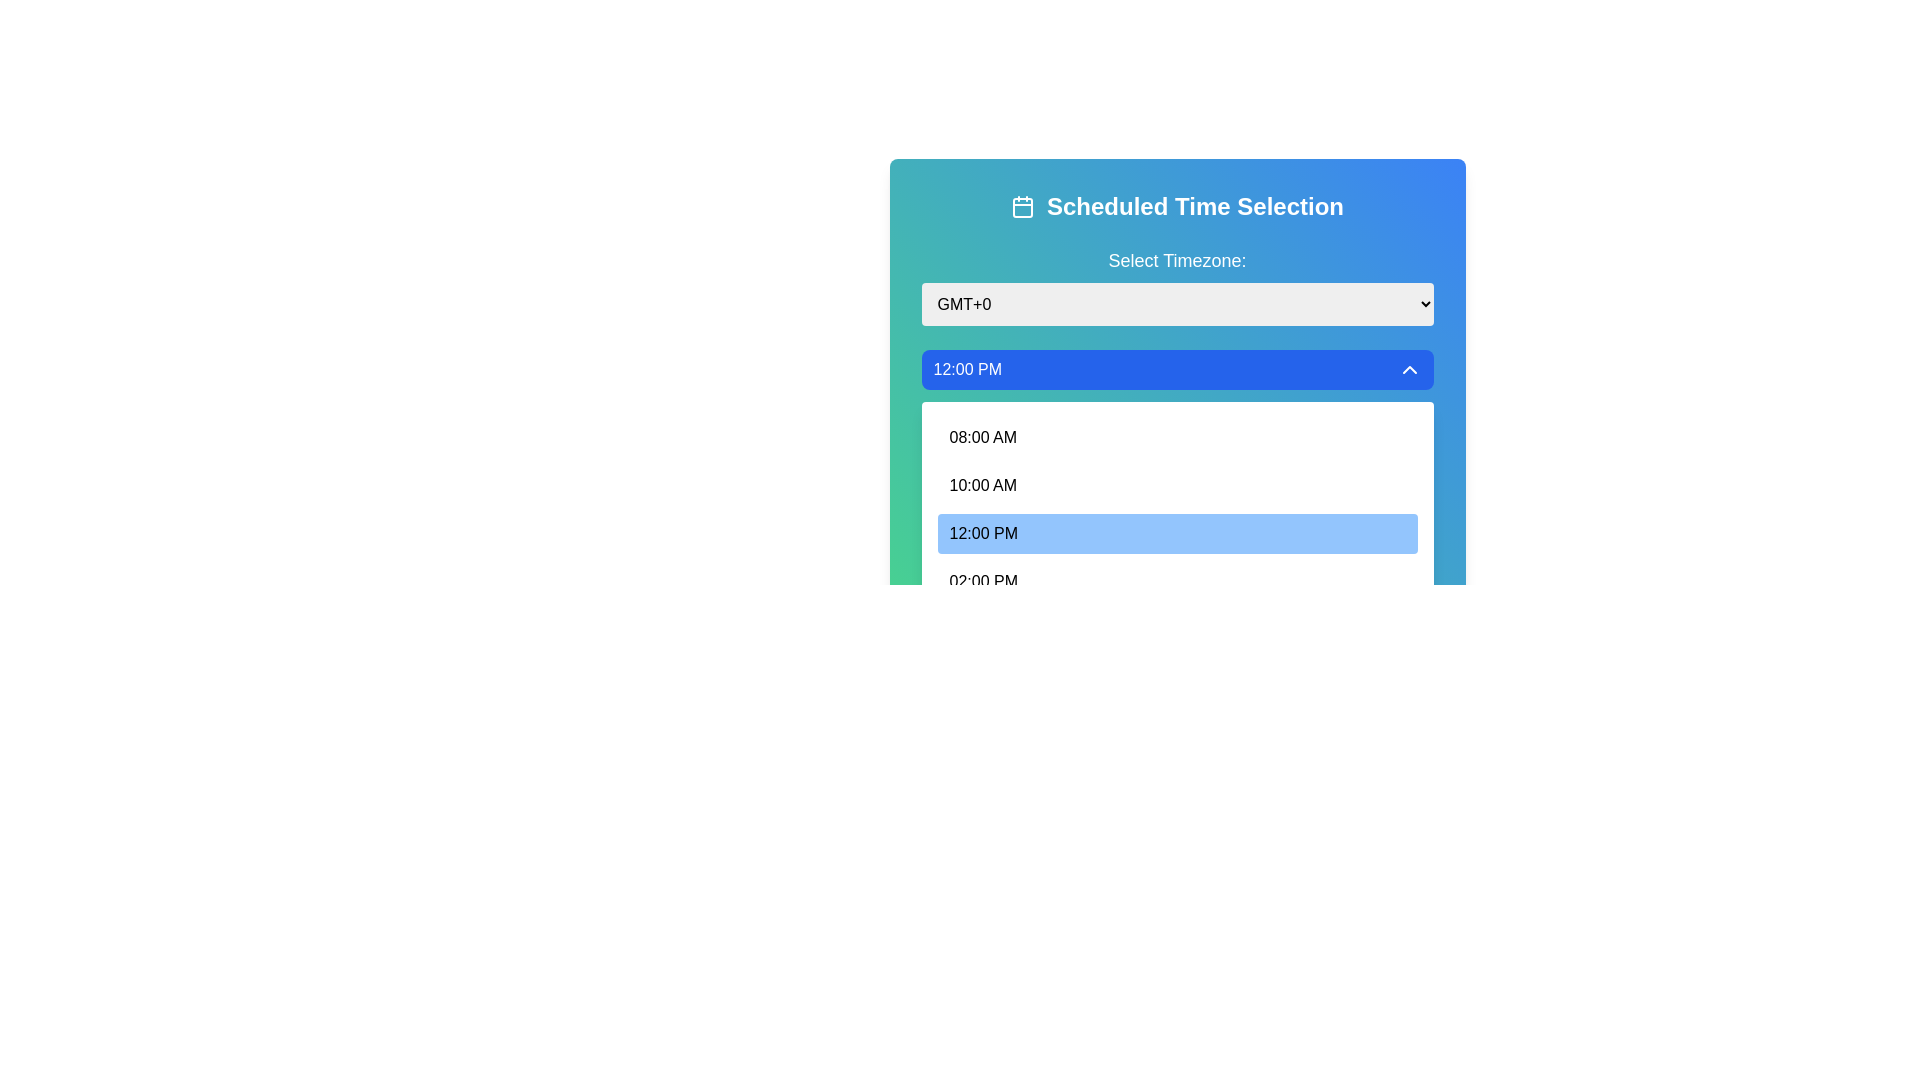  Describe the element at coordinates (983, 437) in the screenshot. I see `displayed time from the first selectable time option in the scheduling interface, located below the title and timezone selector` at that location.